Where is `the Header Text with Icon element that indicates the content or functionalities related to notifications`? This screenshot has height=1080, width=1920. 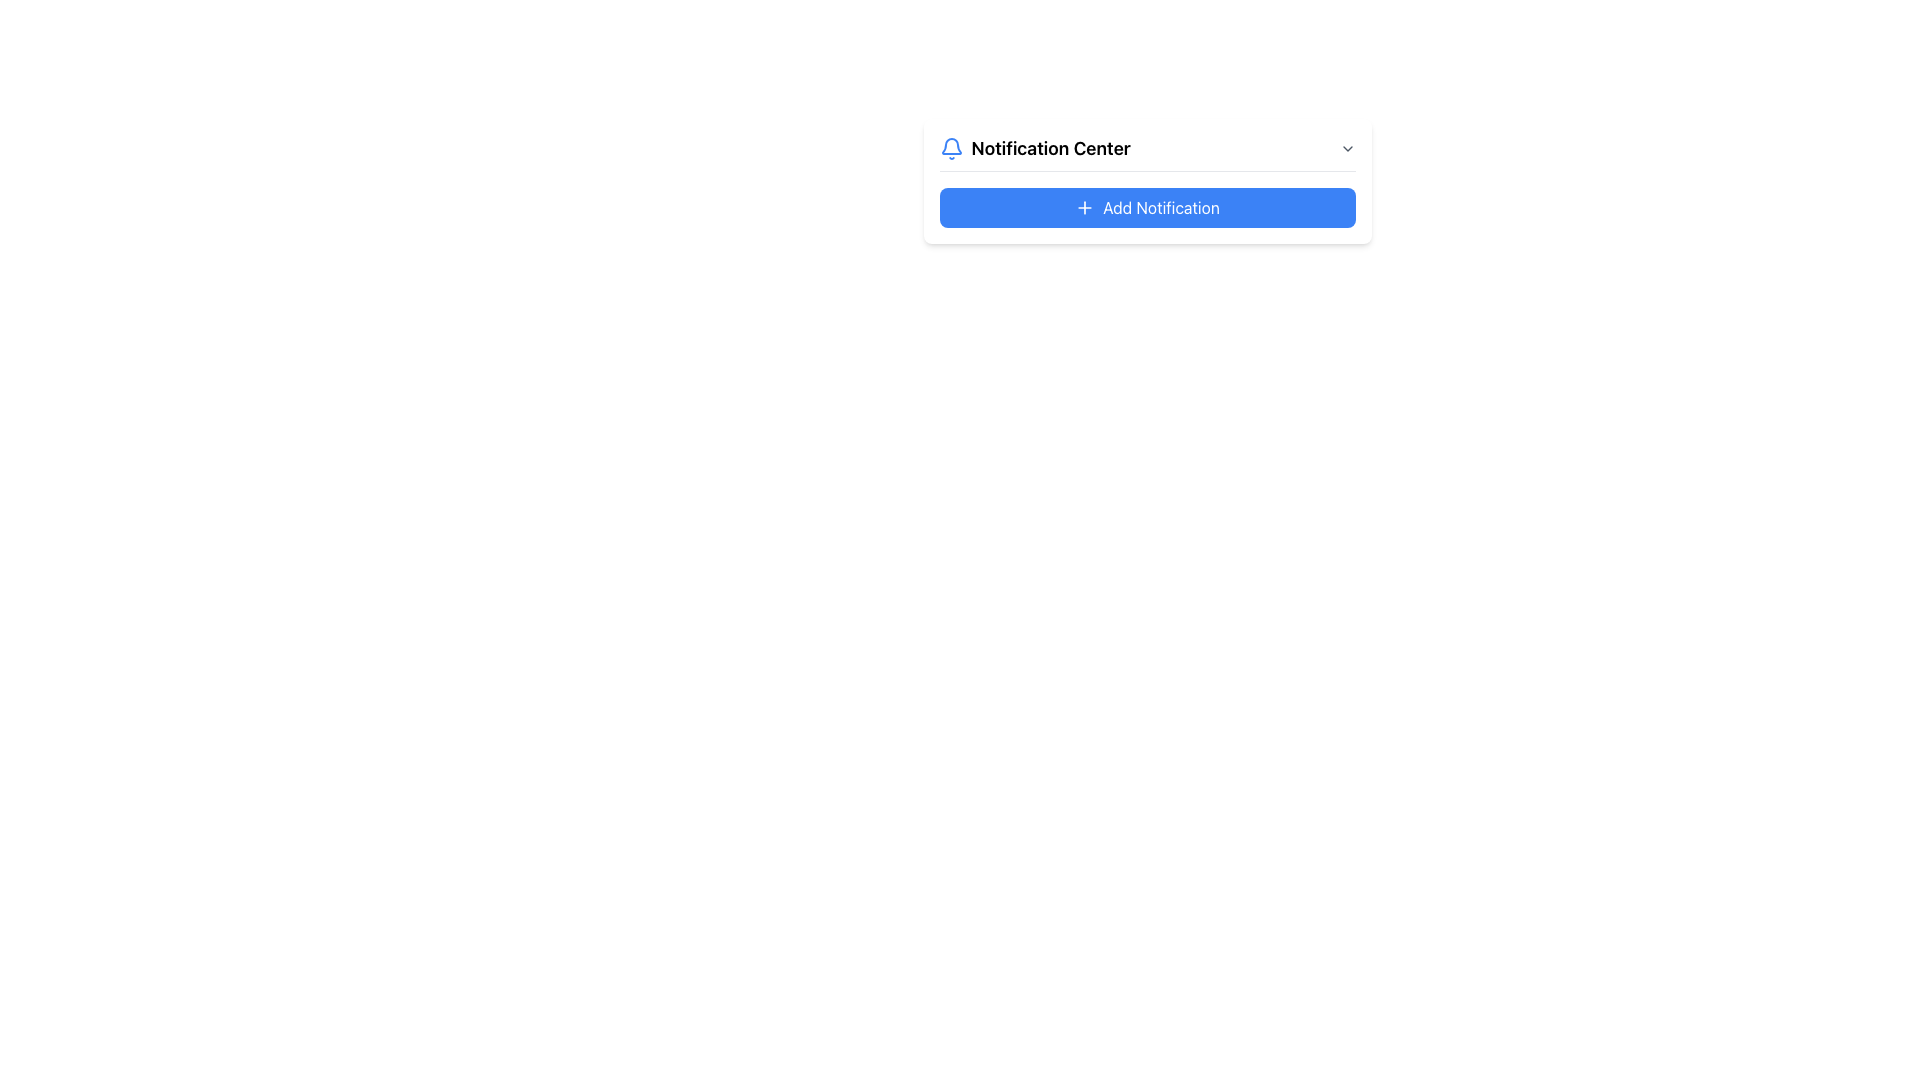 the Header Text with Icon element that indicates the content or functionalities related to notifications is located at coordinates (1035, 148).